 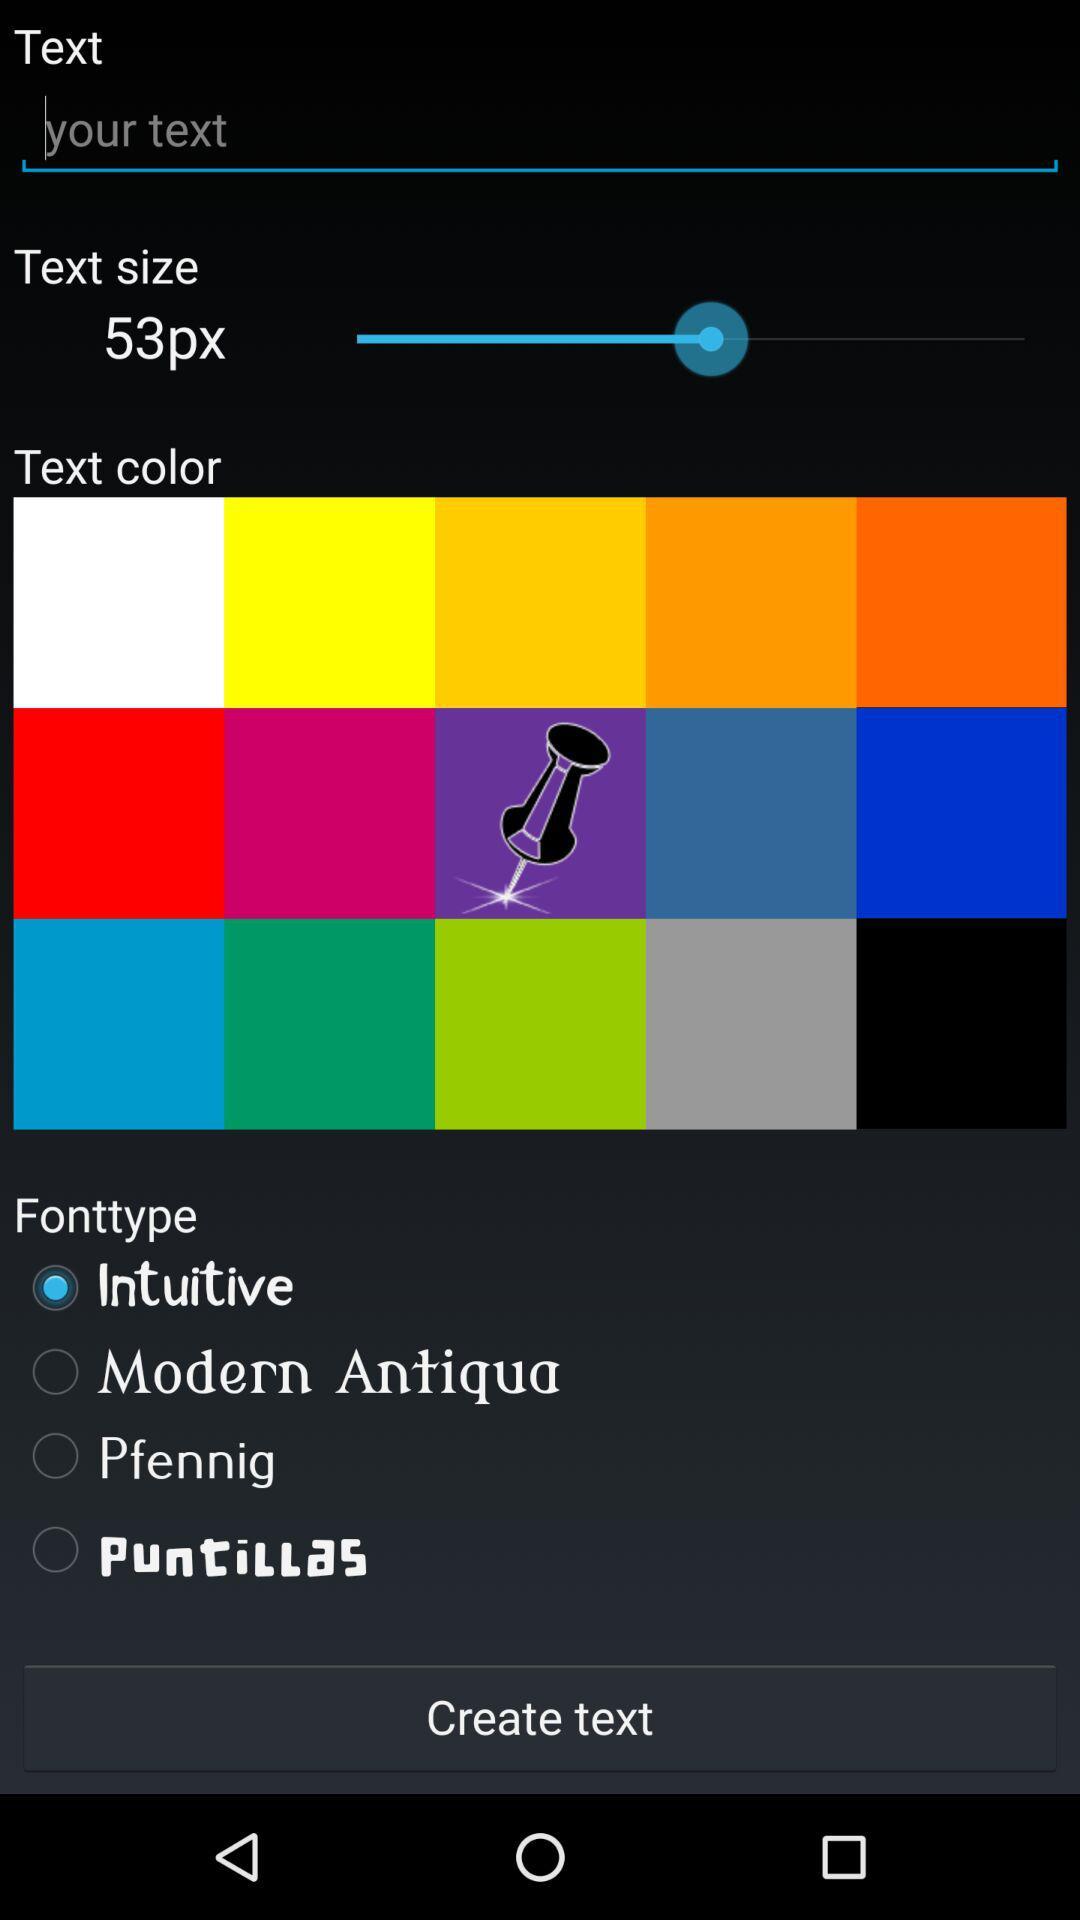 What do you see at coordinates (118, 601) in the screenshot?
I see `color` at bounding box center [118, 601].